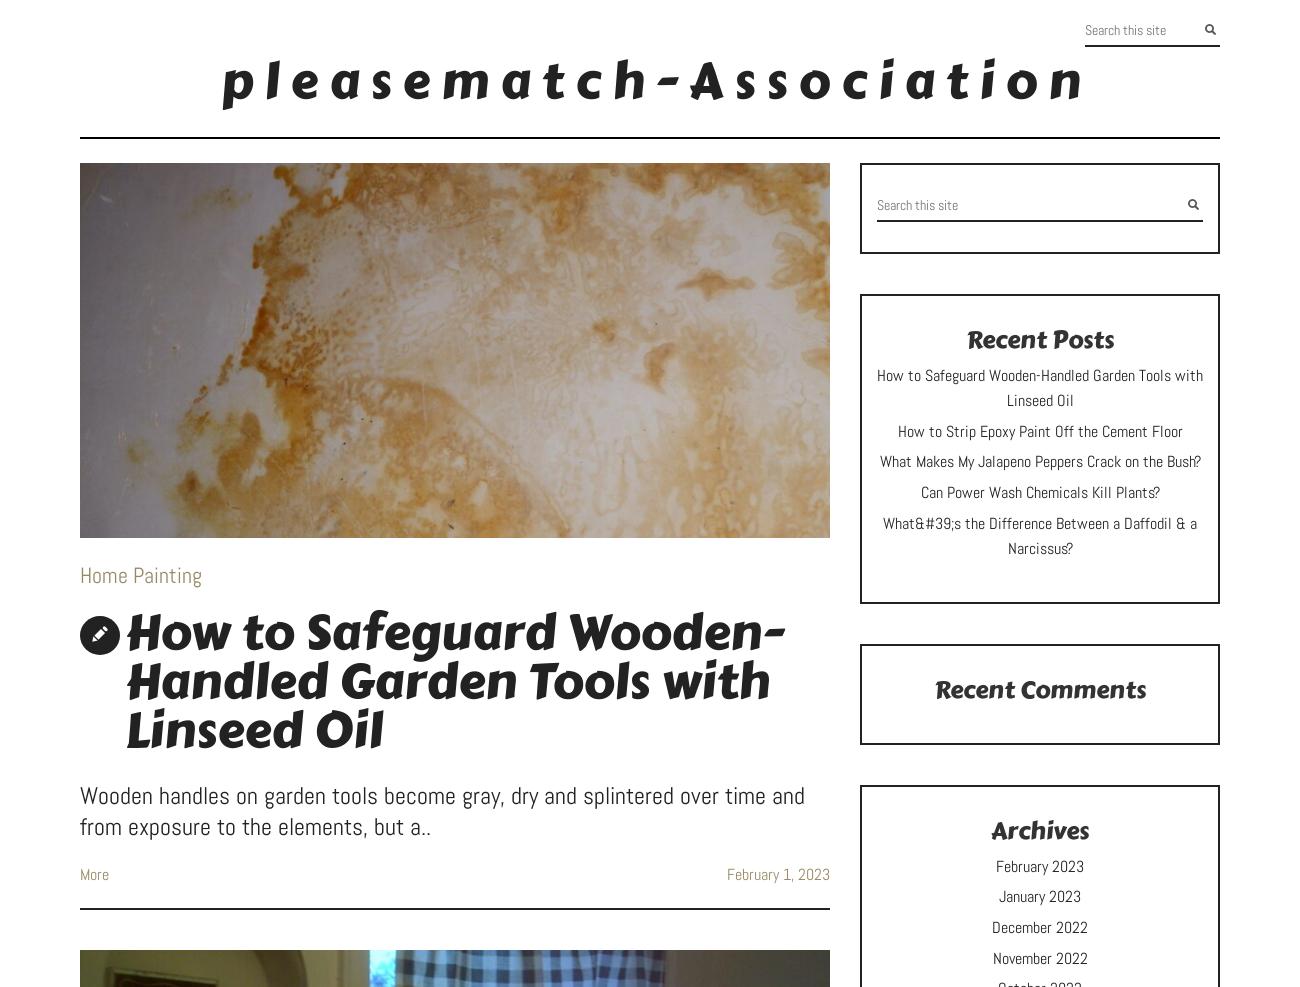  What do you see at coordinates (1040, 926) in the screenshot?
I see `'December 2022'` at bounding box center [1040, 926].